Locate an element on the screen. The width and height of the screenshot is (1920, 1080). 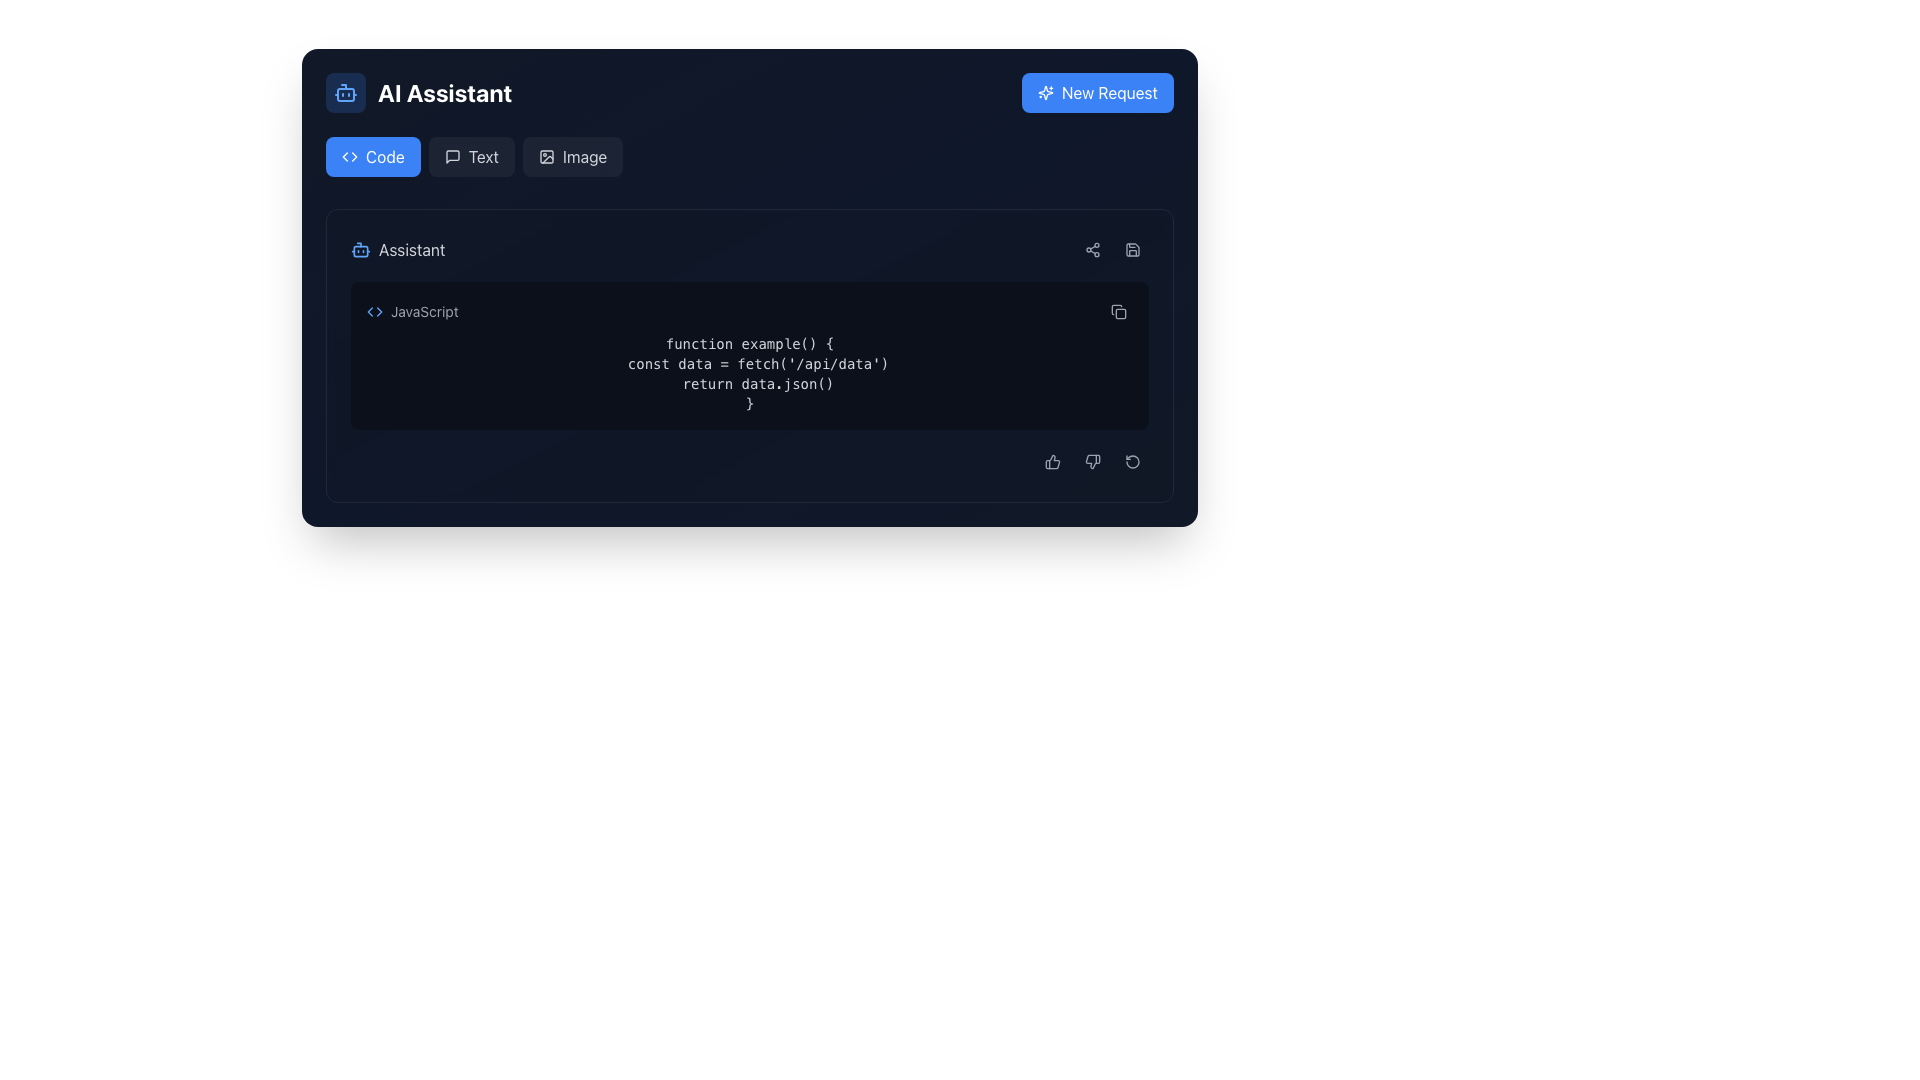
the small gray thumbs-up icon button located at the far-right of the horizontal row of icons near the bottom-right area of the interface is located at coordinates (1051, 462).